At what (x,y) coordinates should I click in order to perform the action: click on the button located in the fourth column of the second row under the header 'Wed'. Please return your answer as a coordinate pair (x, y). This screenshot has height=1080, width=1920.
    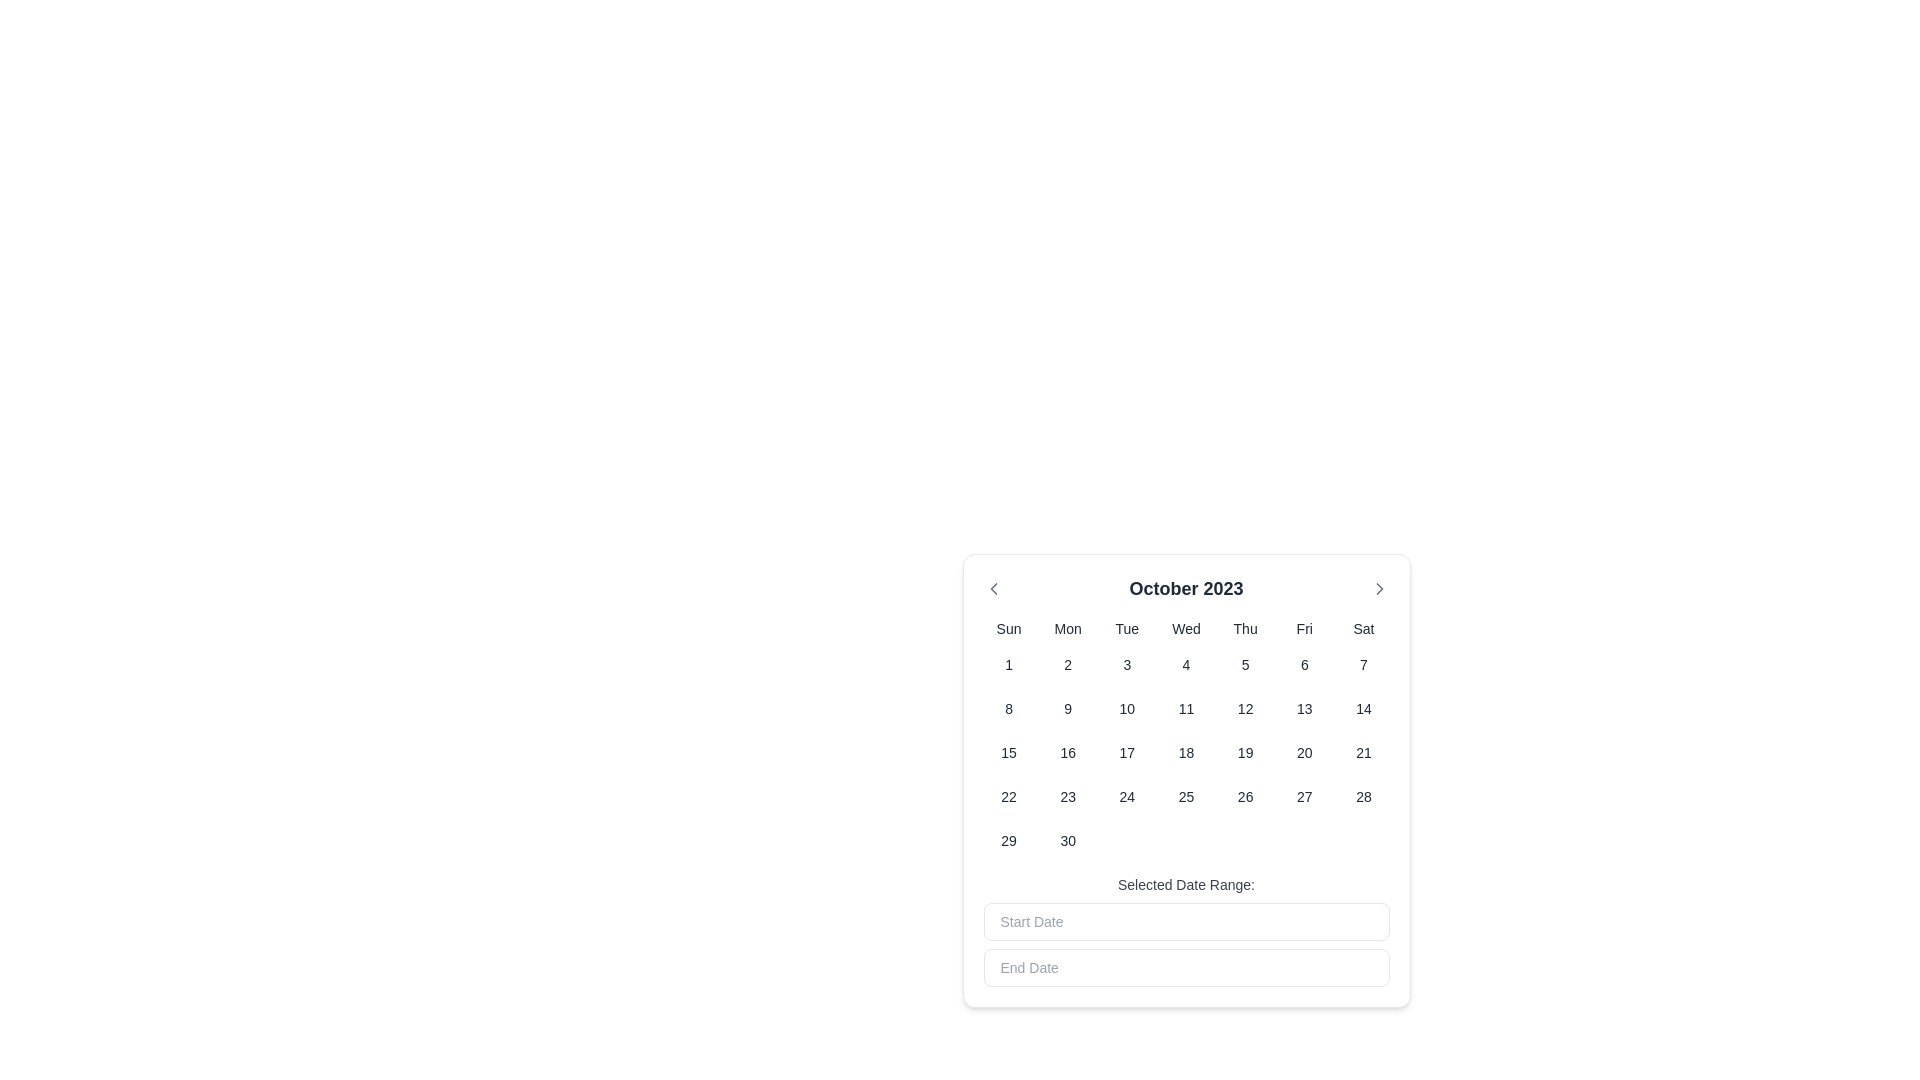
    Looking at the image, I should click on (1186, 664).